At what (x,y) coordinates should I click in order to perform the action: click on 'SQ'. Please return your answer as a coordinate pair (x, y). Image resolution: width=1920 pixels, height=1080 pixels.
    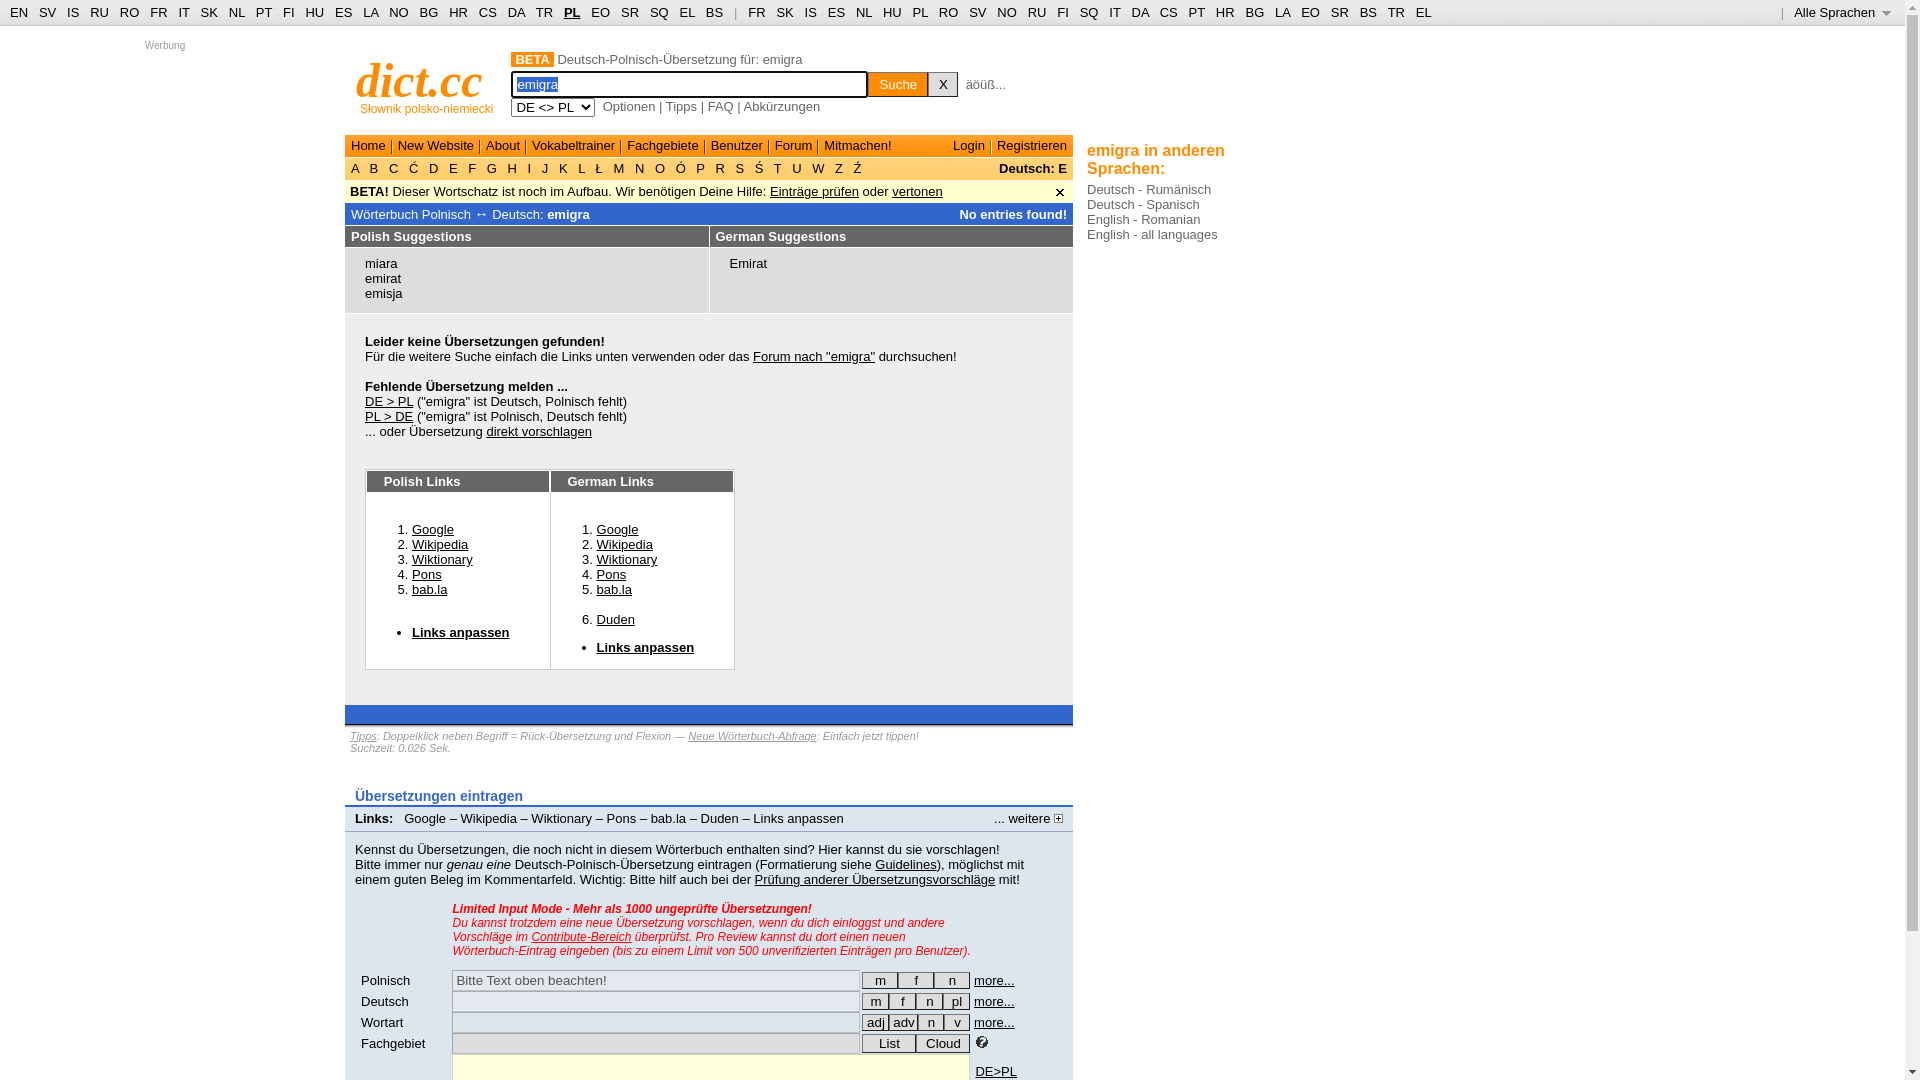
    Looking at the image, I should click on (659, 12).